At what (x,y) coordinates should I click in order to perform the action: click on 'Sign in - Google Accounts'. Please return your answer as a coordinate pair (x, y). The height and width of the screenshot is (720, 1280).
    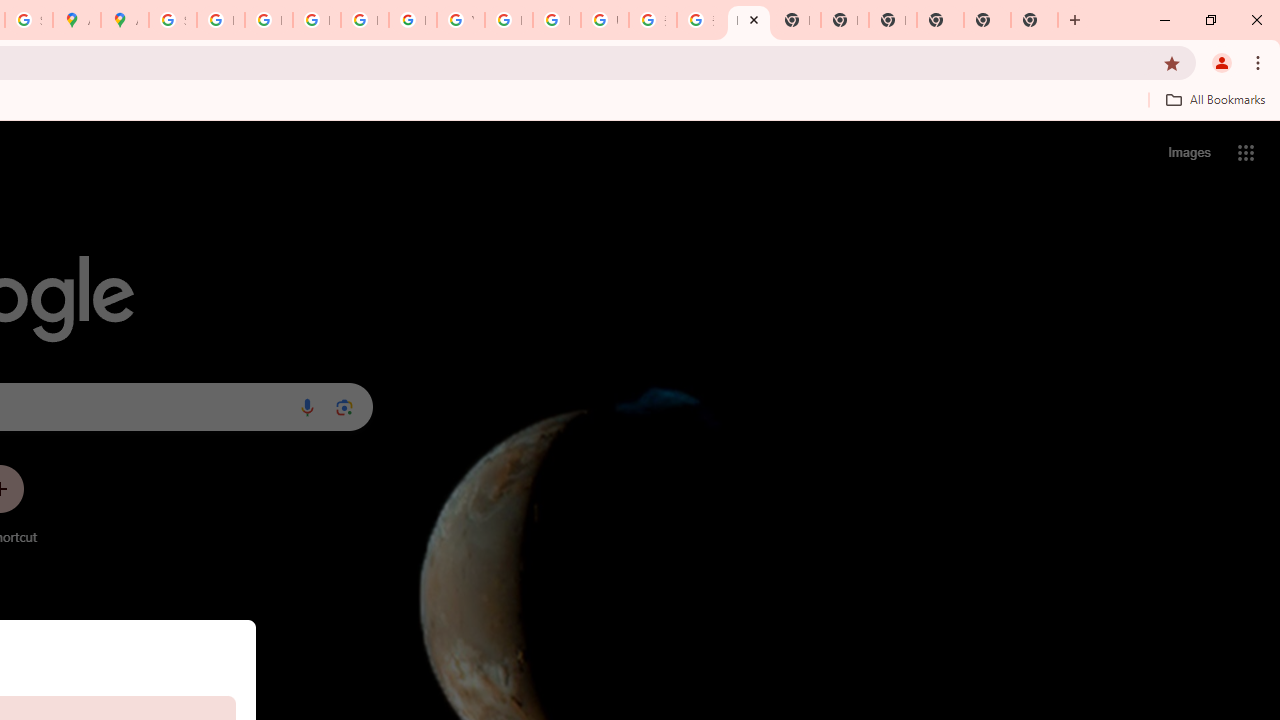
    Looking at the image, I should click on (172, 20).